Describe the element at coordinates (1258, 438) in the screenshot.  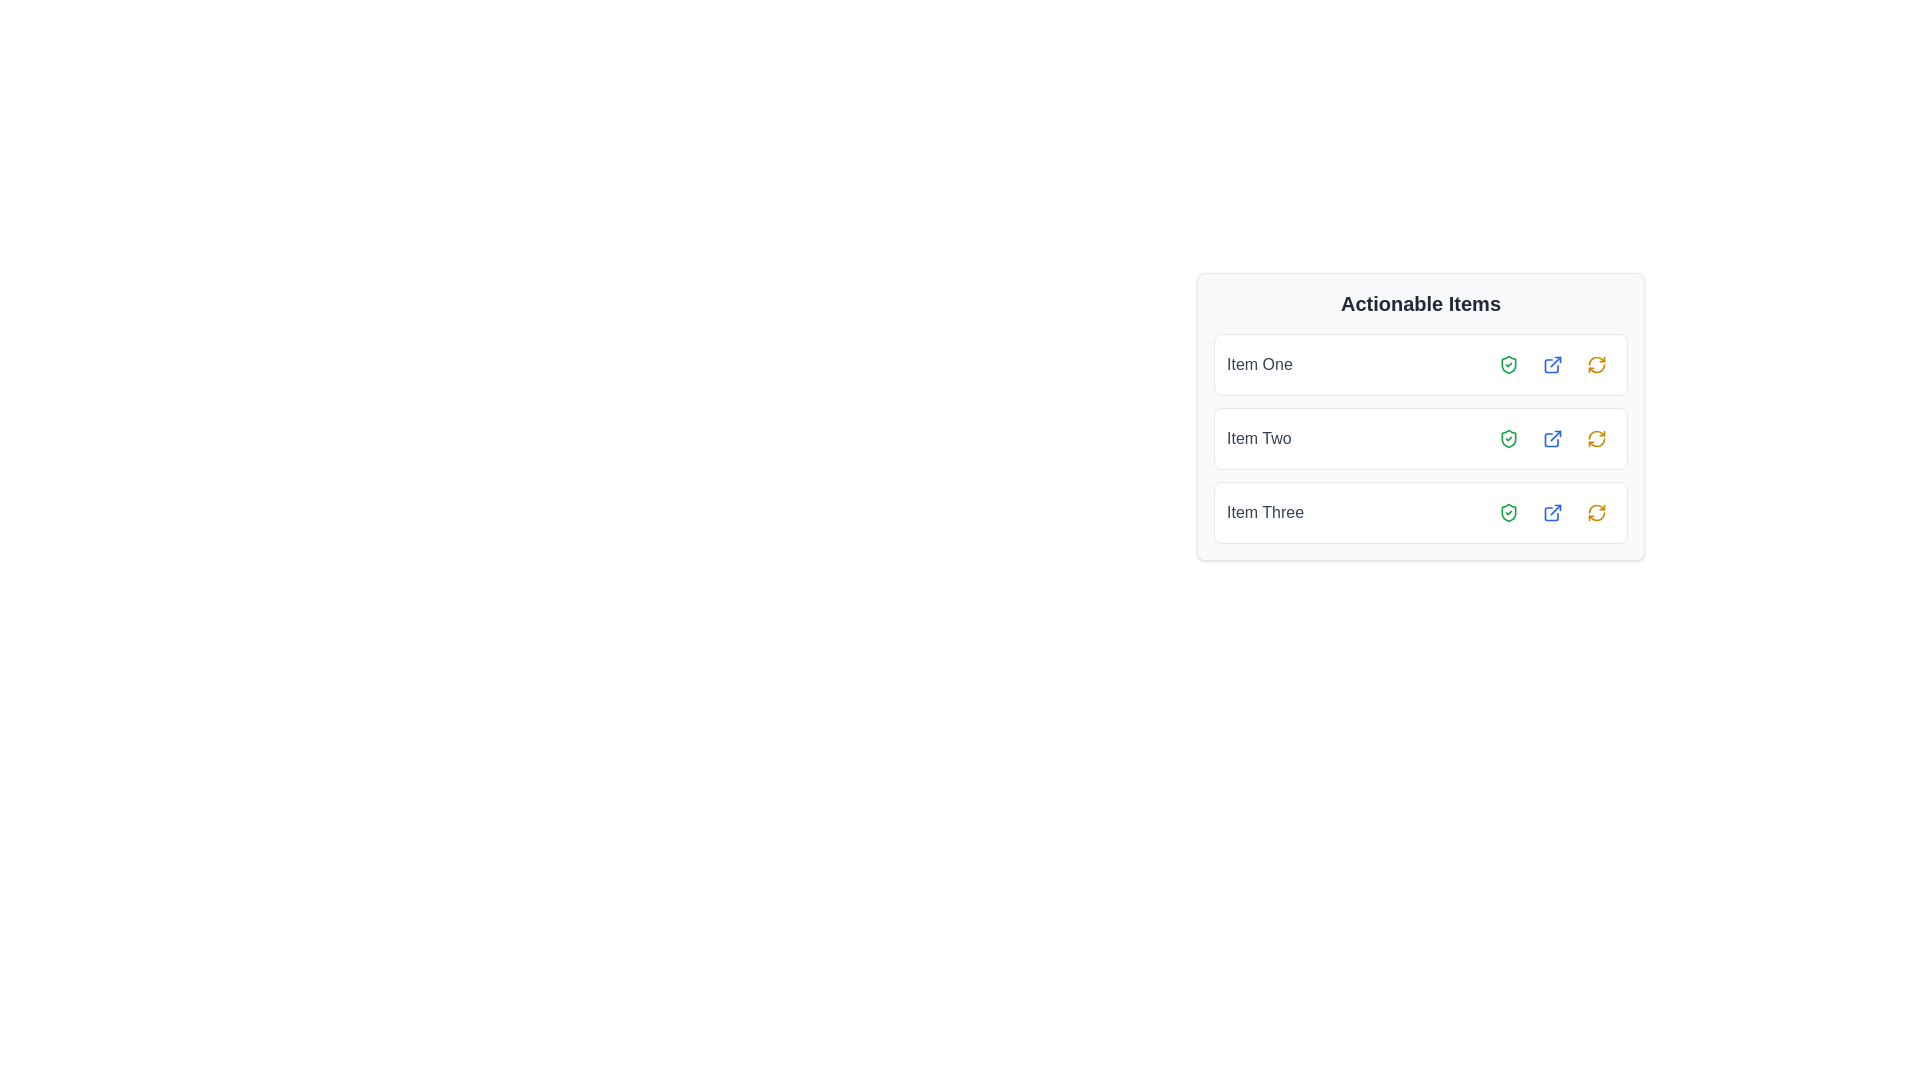
I see `the text label displaying 'Item Two' in gray color within the 'Actionable Items' section` at that location.